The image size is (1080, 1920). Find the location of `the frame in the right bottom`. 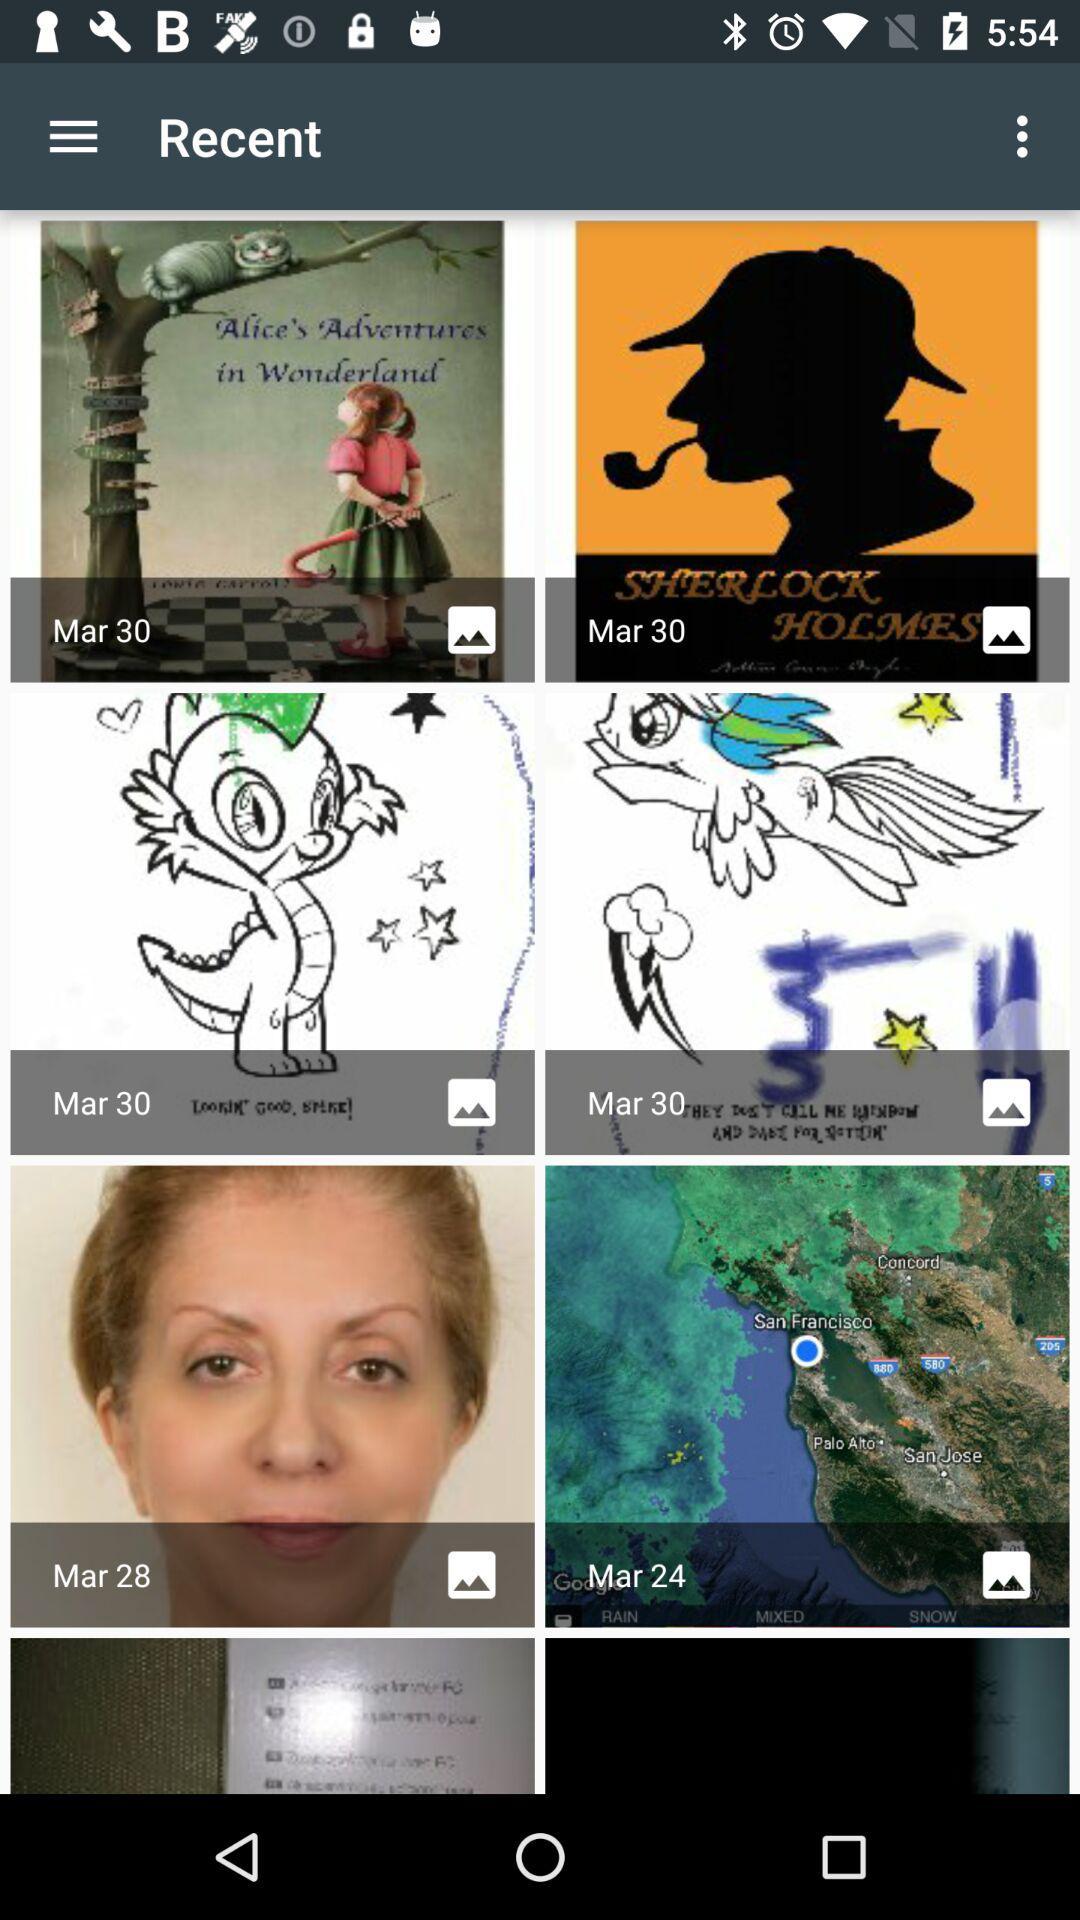

the frame in the right bottom is located at coordinates (806, 1714).